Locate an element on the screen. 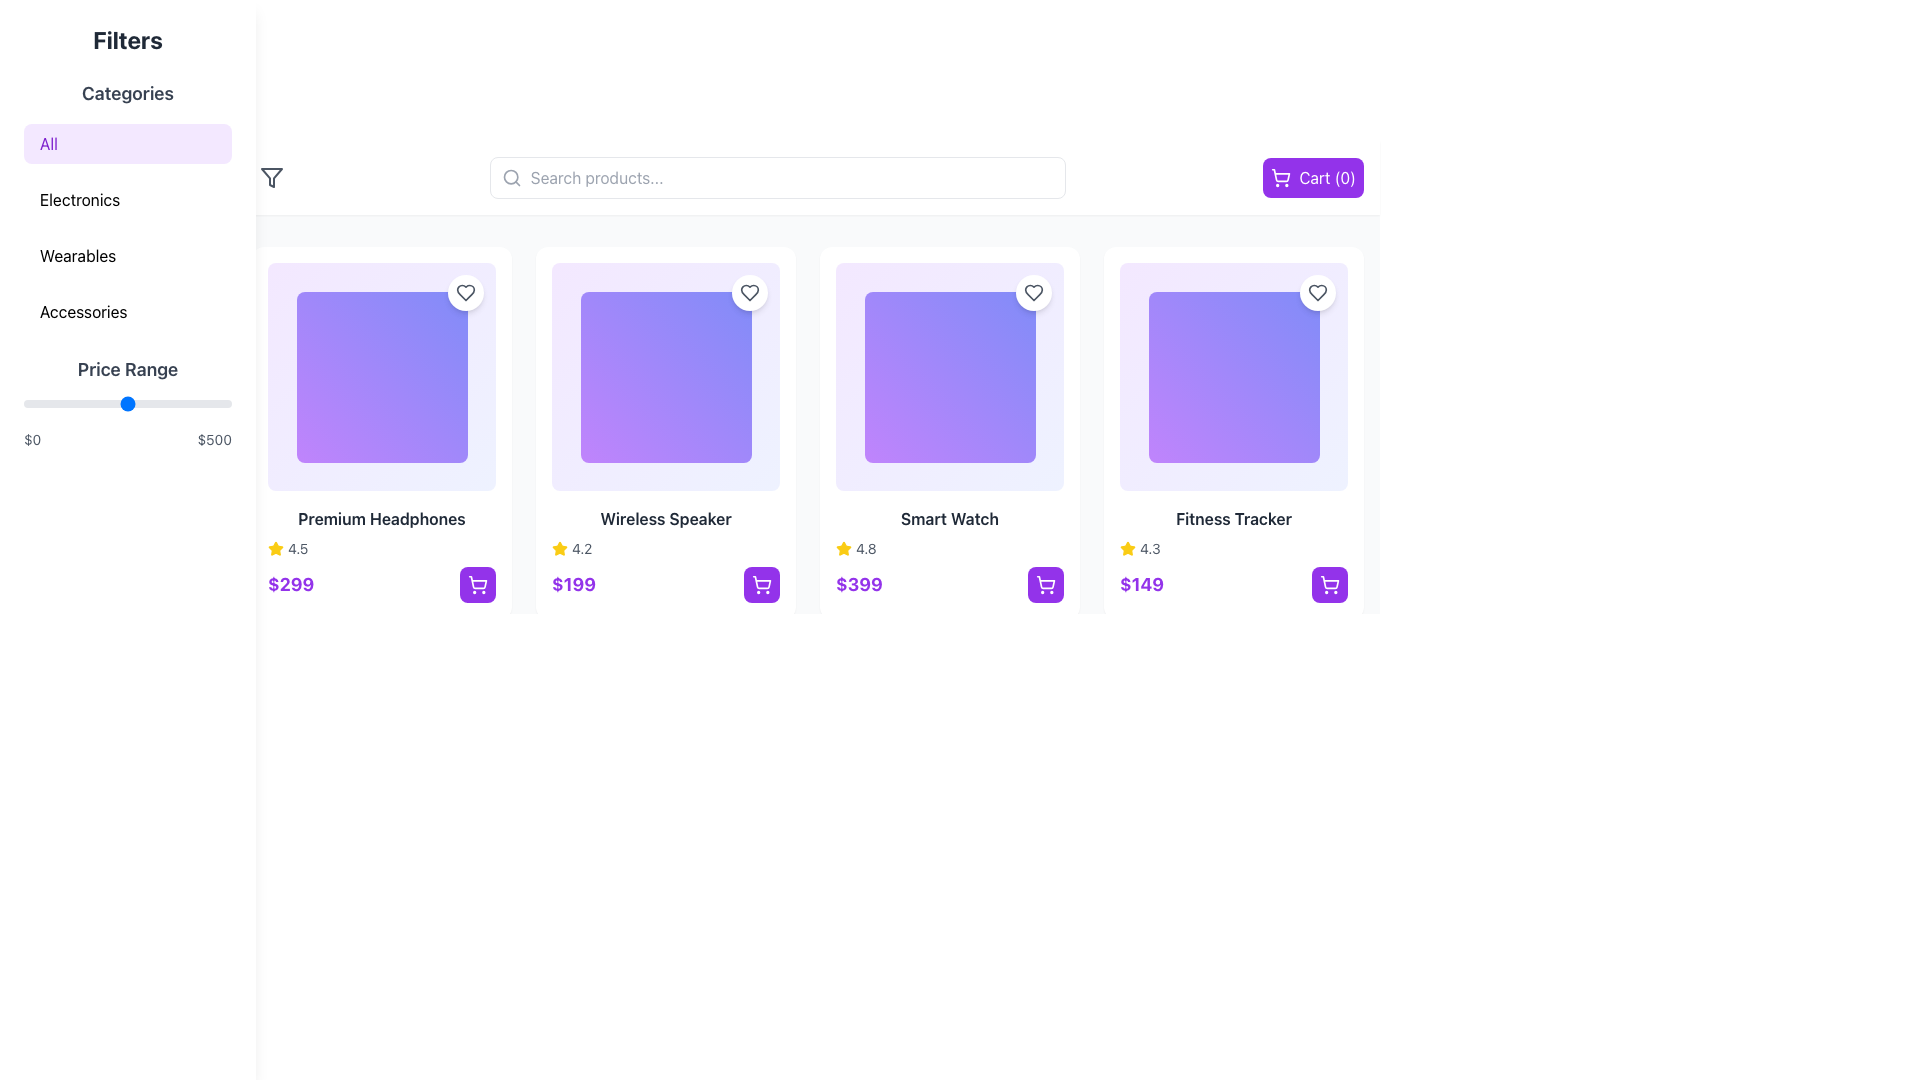 This screenshot has height=1080, width=1920. the shopping cart icon located in the upper right corner of the application interface, adjacent to the text label indicating the number of items in the cart is located at coordinates (1281, 174).